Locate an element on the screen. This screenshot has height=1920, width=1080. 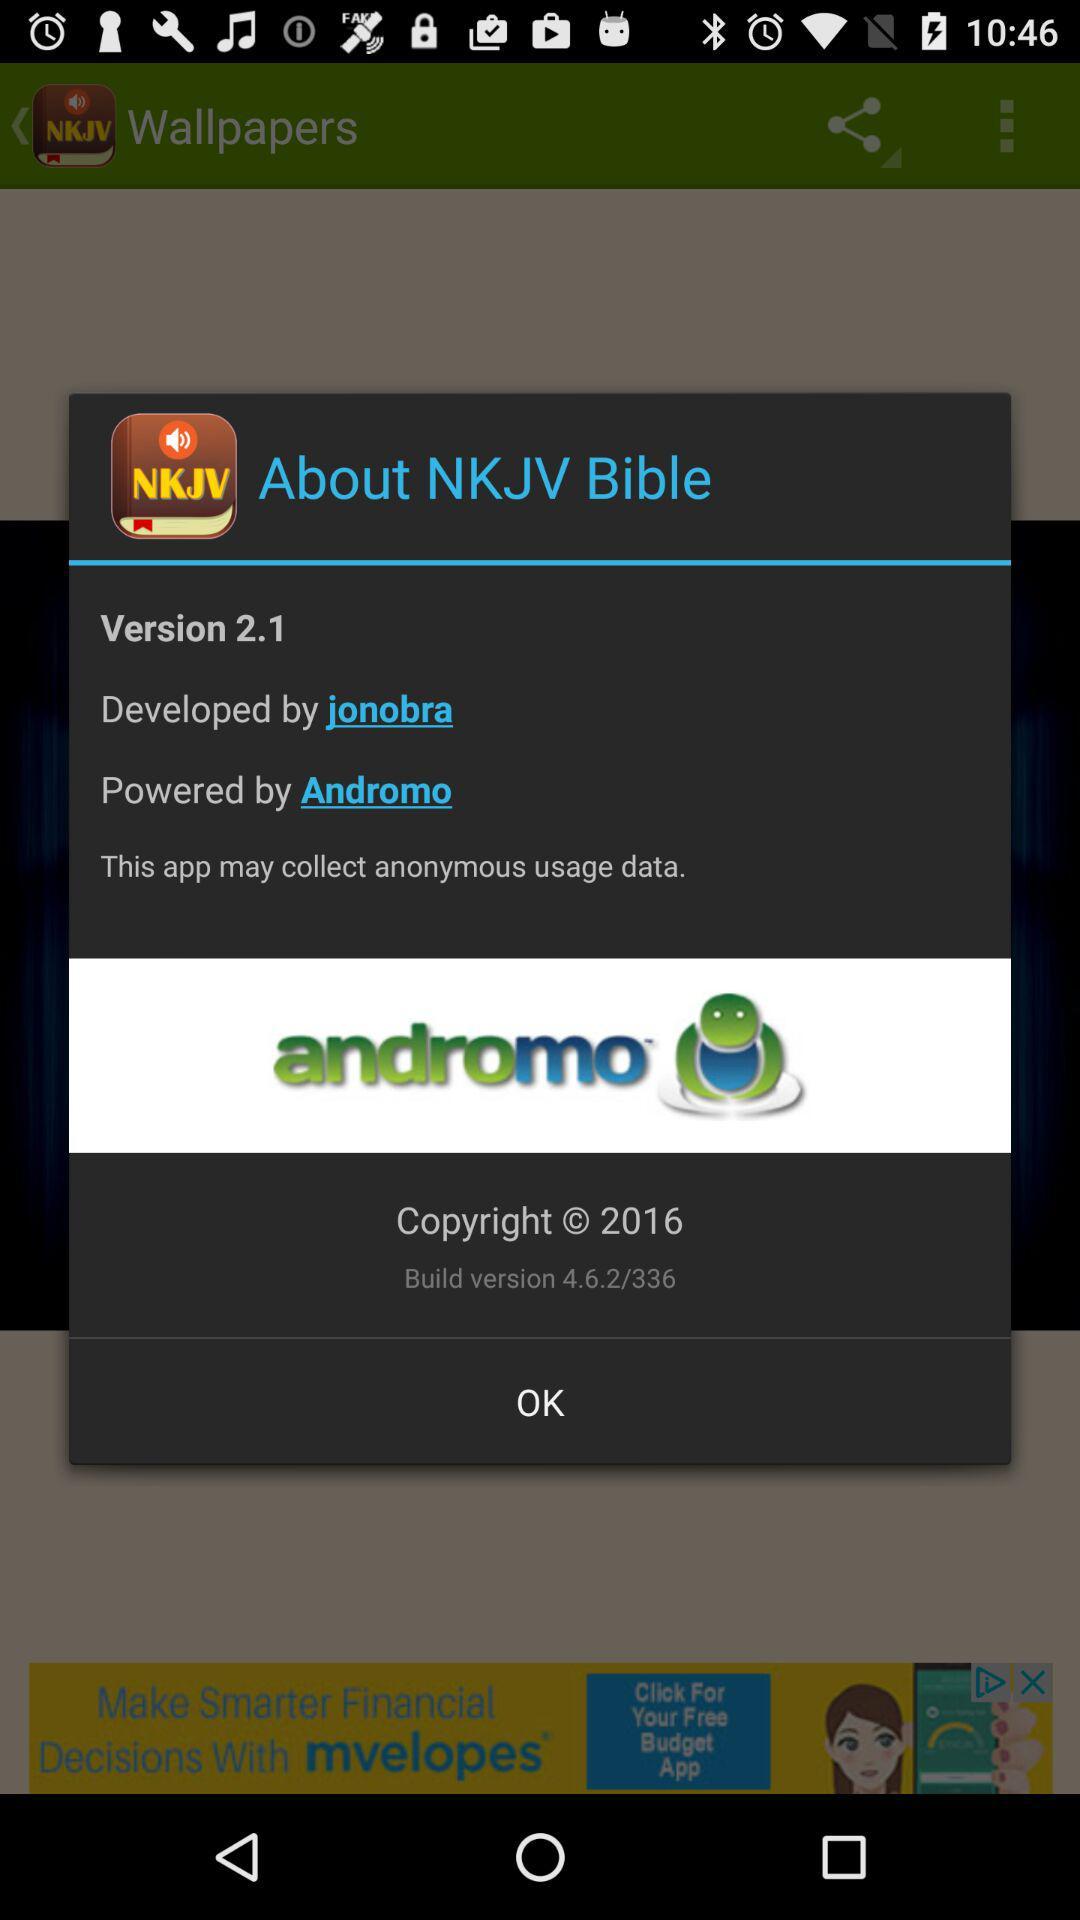
app below version 2.1 icon is located at coordinates (540, 722).